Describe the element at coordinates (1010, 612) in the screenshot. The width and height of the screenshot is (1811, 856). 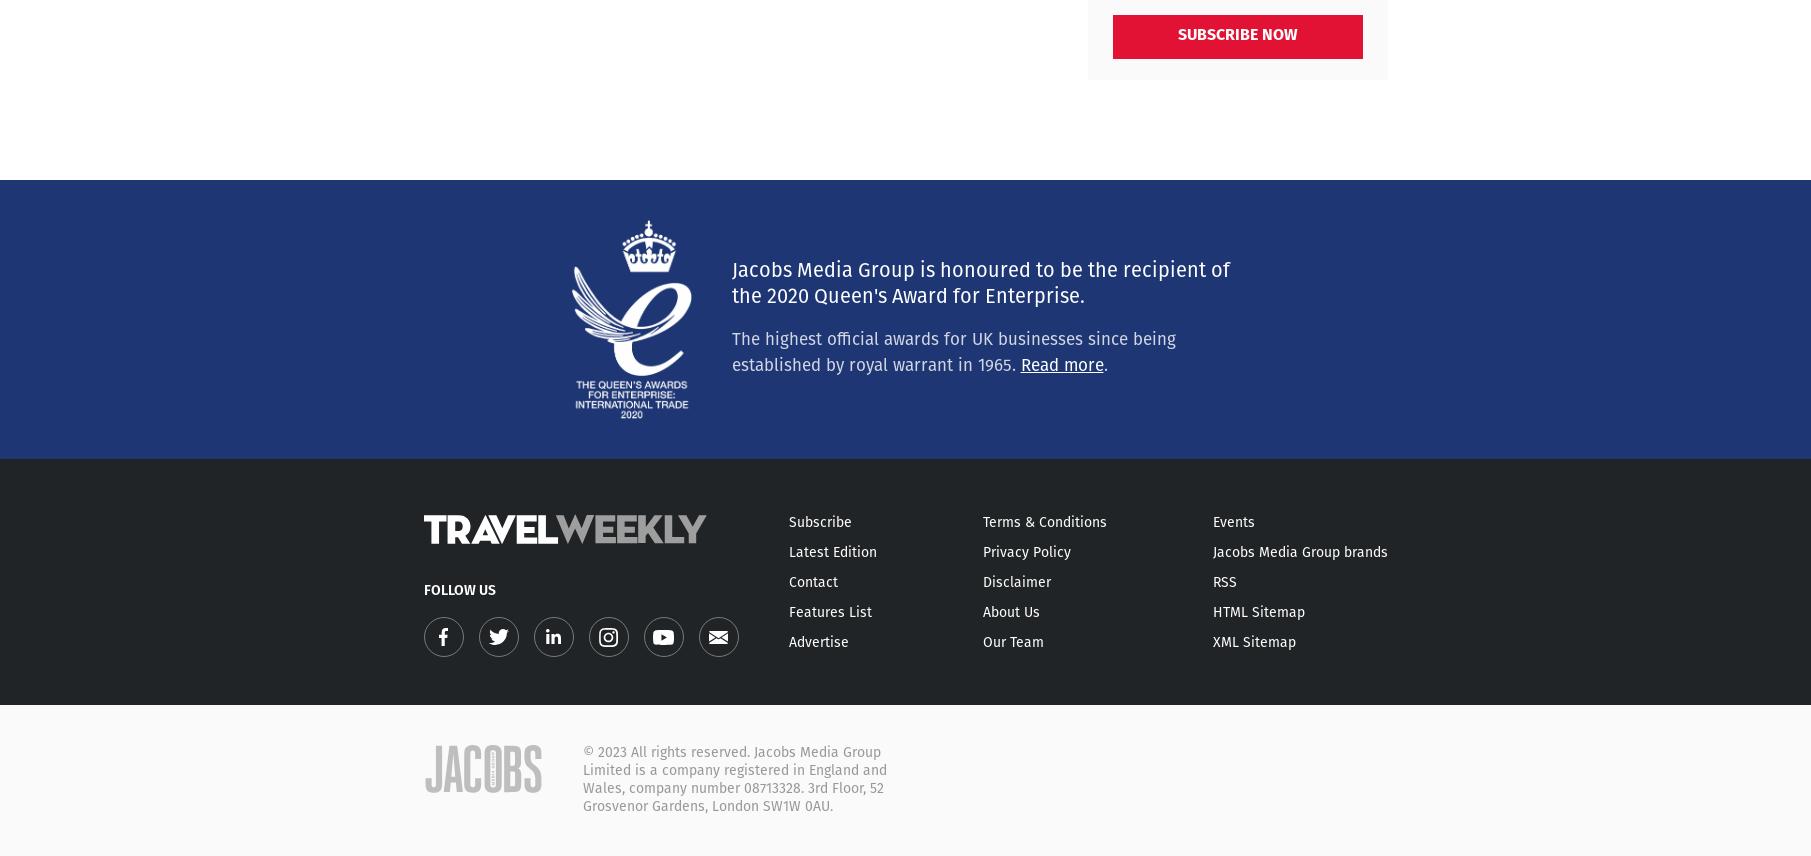
I see `'About Us'` at that location.